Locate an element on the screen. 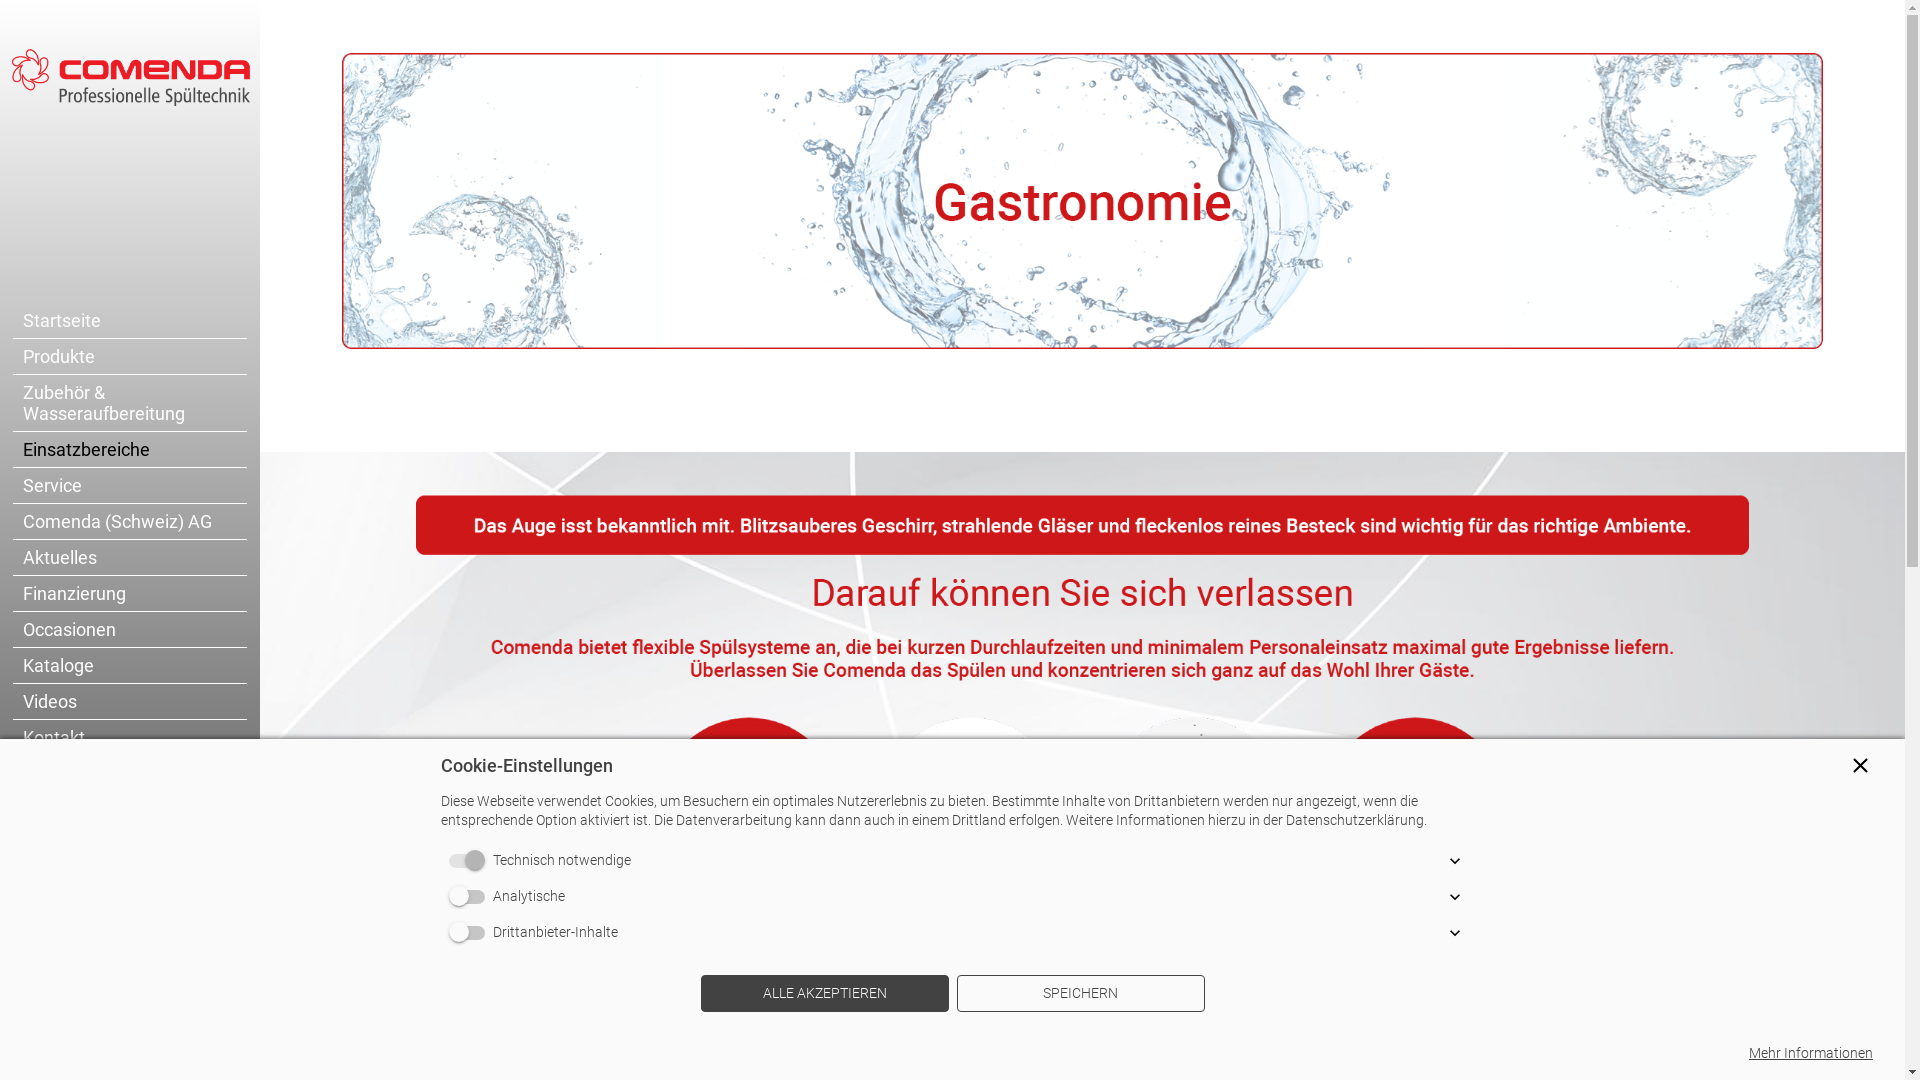 Image resolution: width=1920 pixels, height=1080 pixels. 'Service' is located at coordinates (128, 485).